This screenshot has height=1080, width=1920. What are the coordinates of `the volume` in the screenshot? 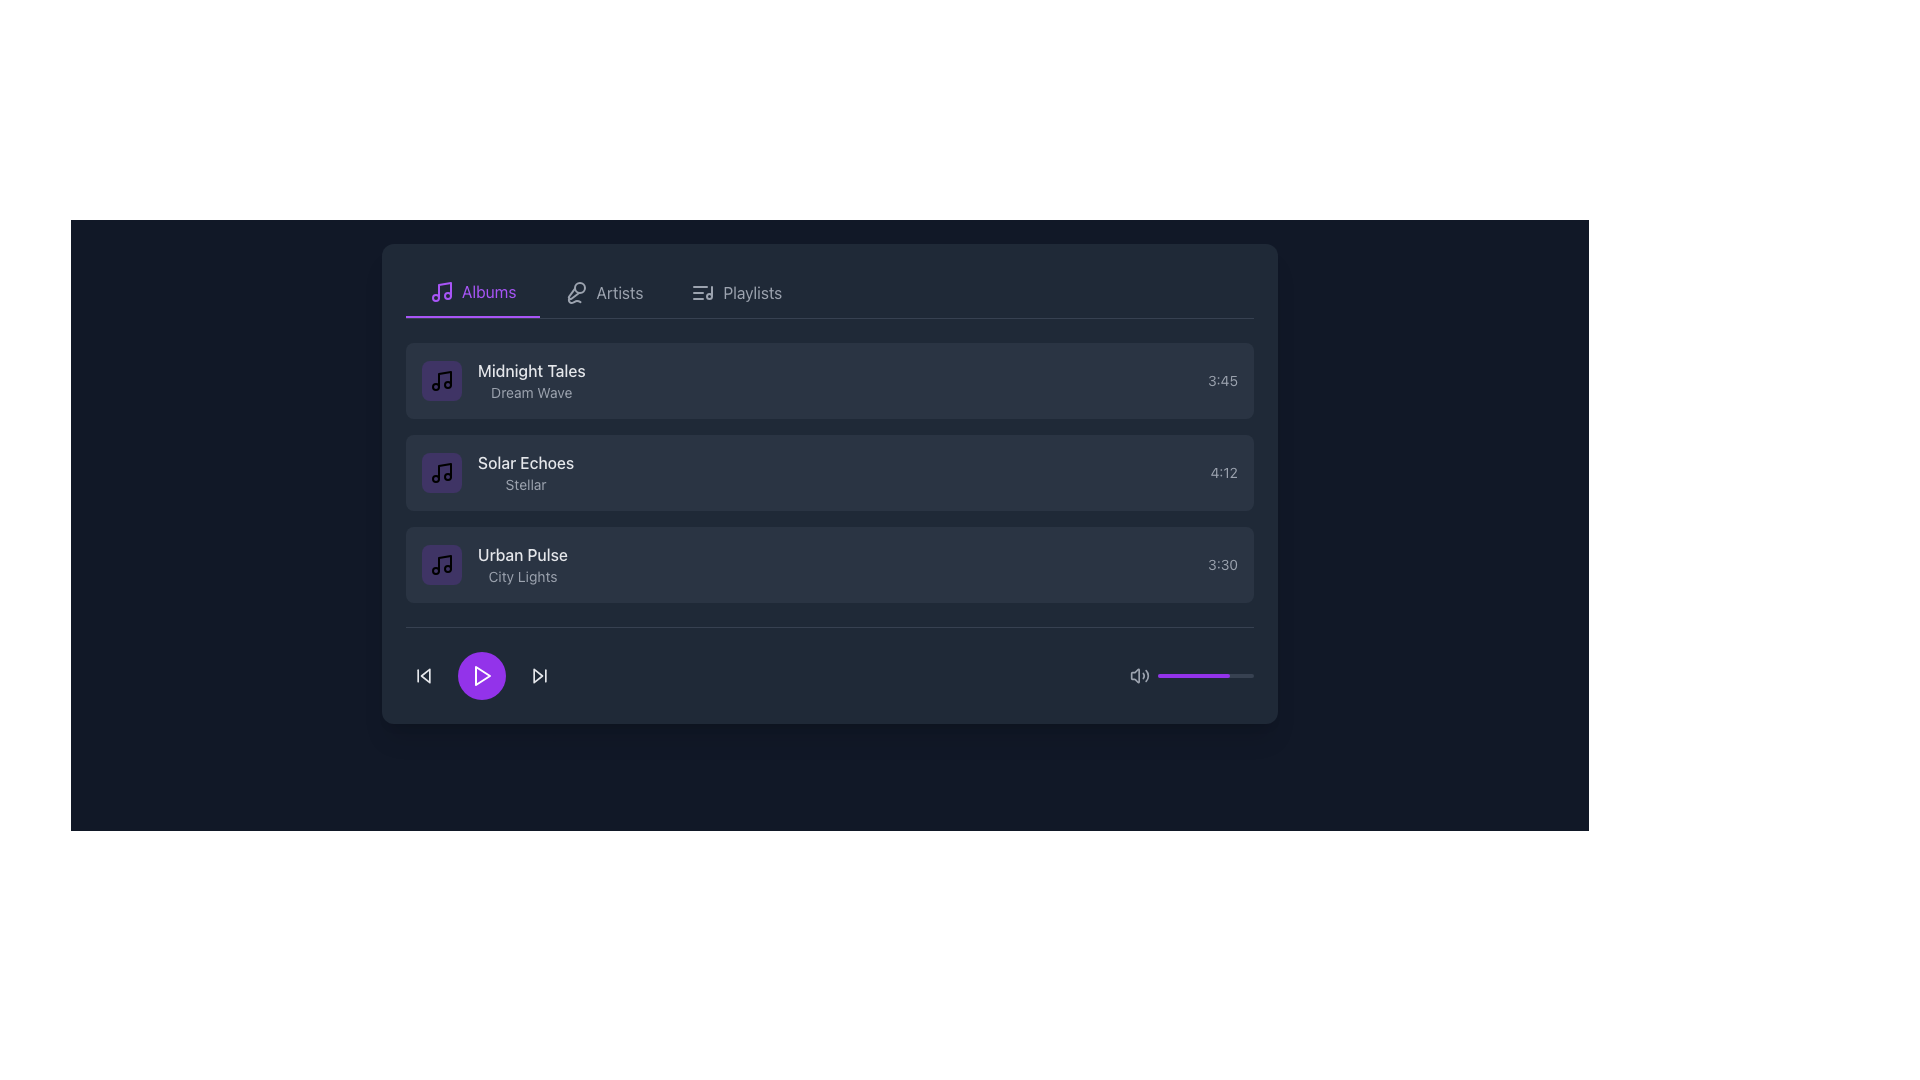 It's located at (1216, 675).